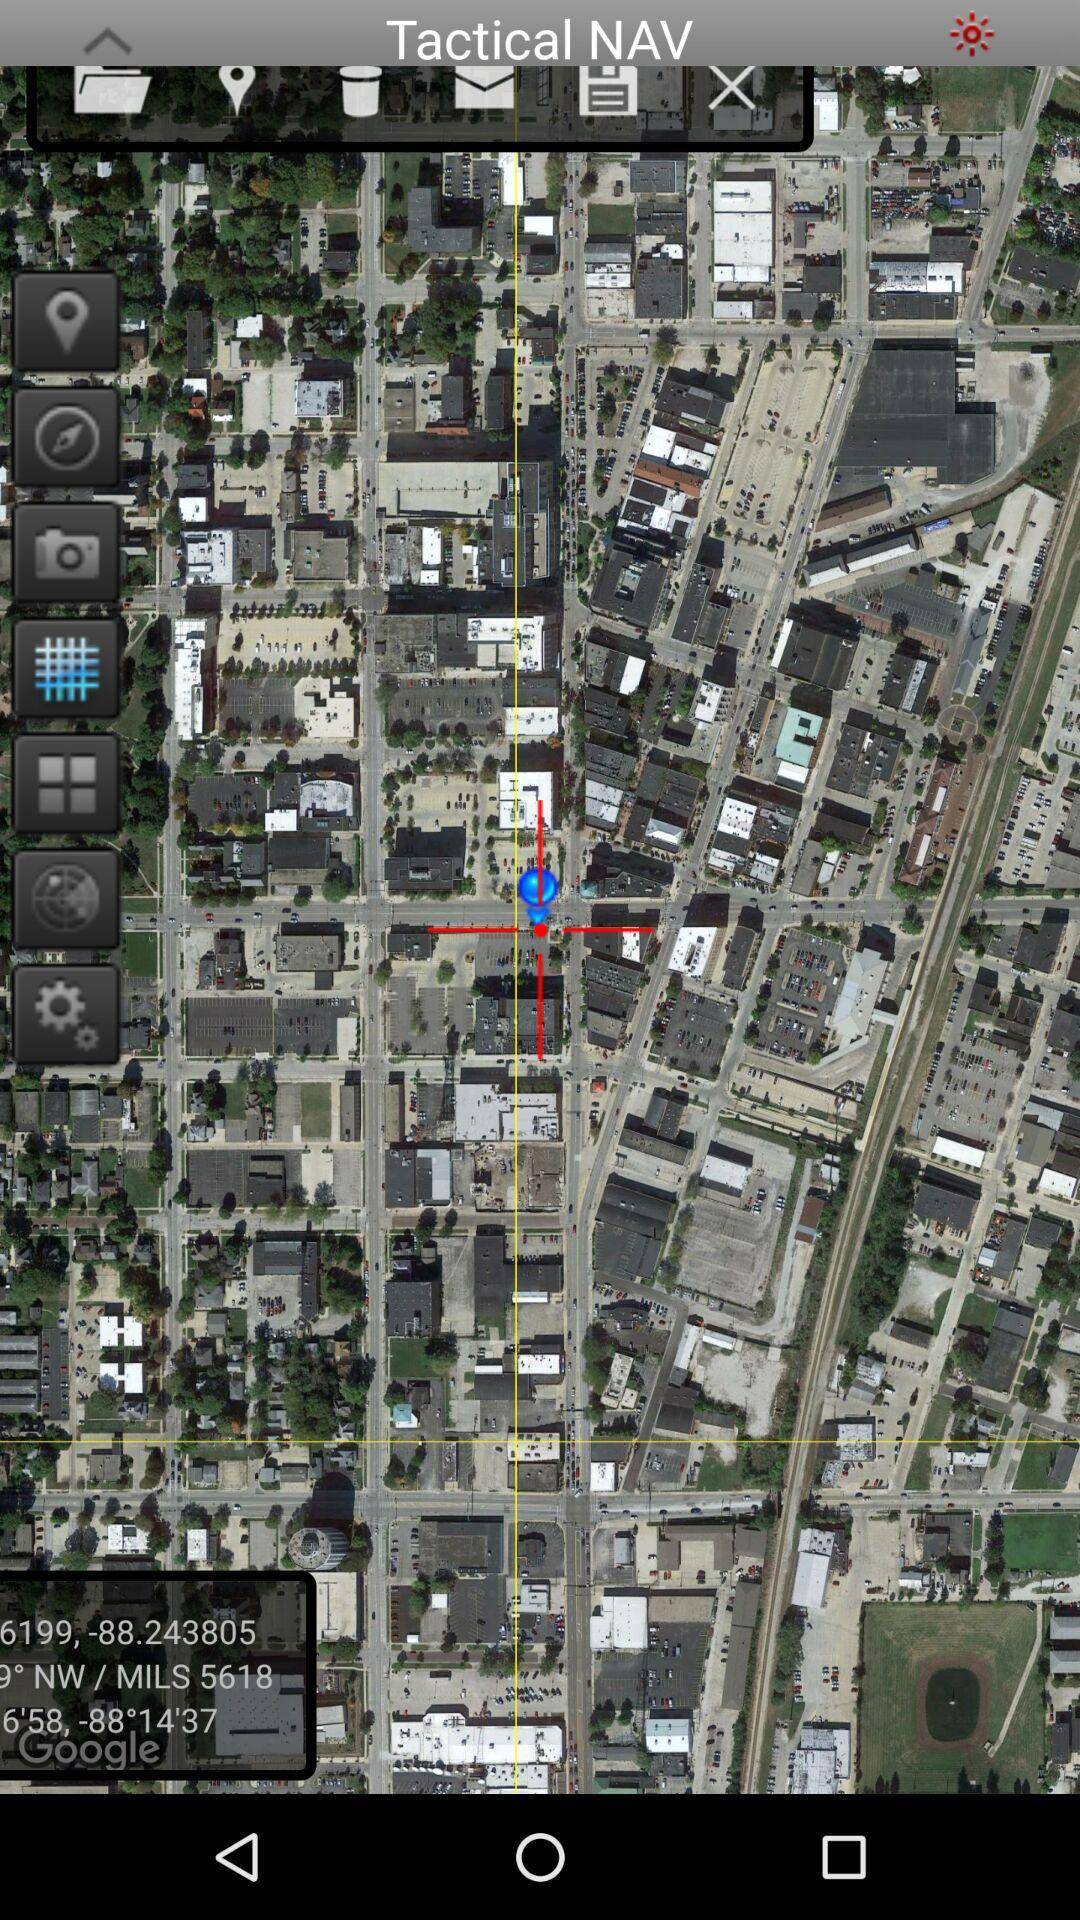 The width and height of the screenshot is (1080, 1920). Describe the element at coordinates (58, 589) in the screenshot. I see `the photo icon` at that location.